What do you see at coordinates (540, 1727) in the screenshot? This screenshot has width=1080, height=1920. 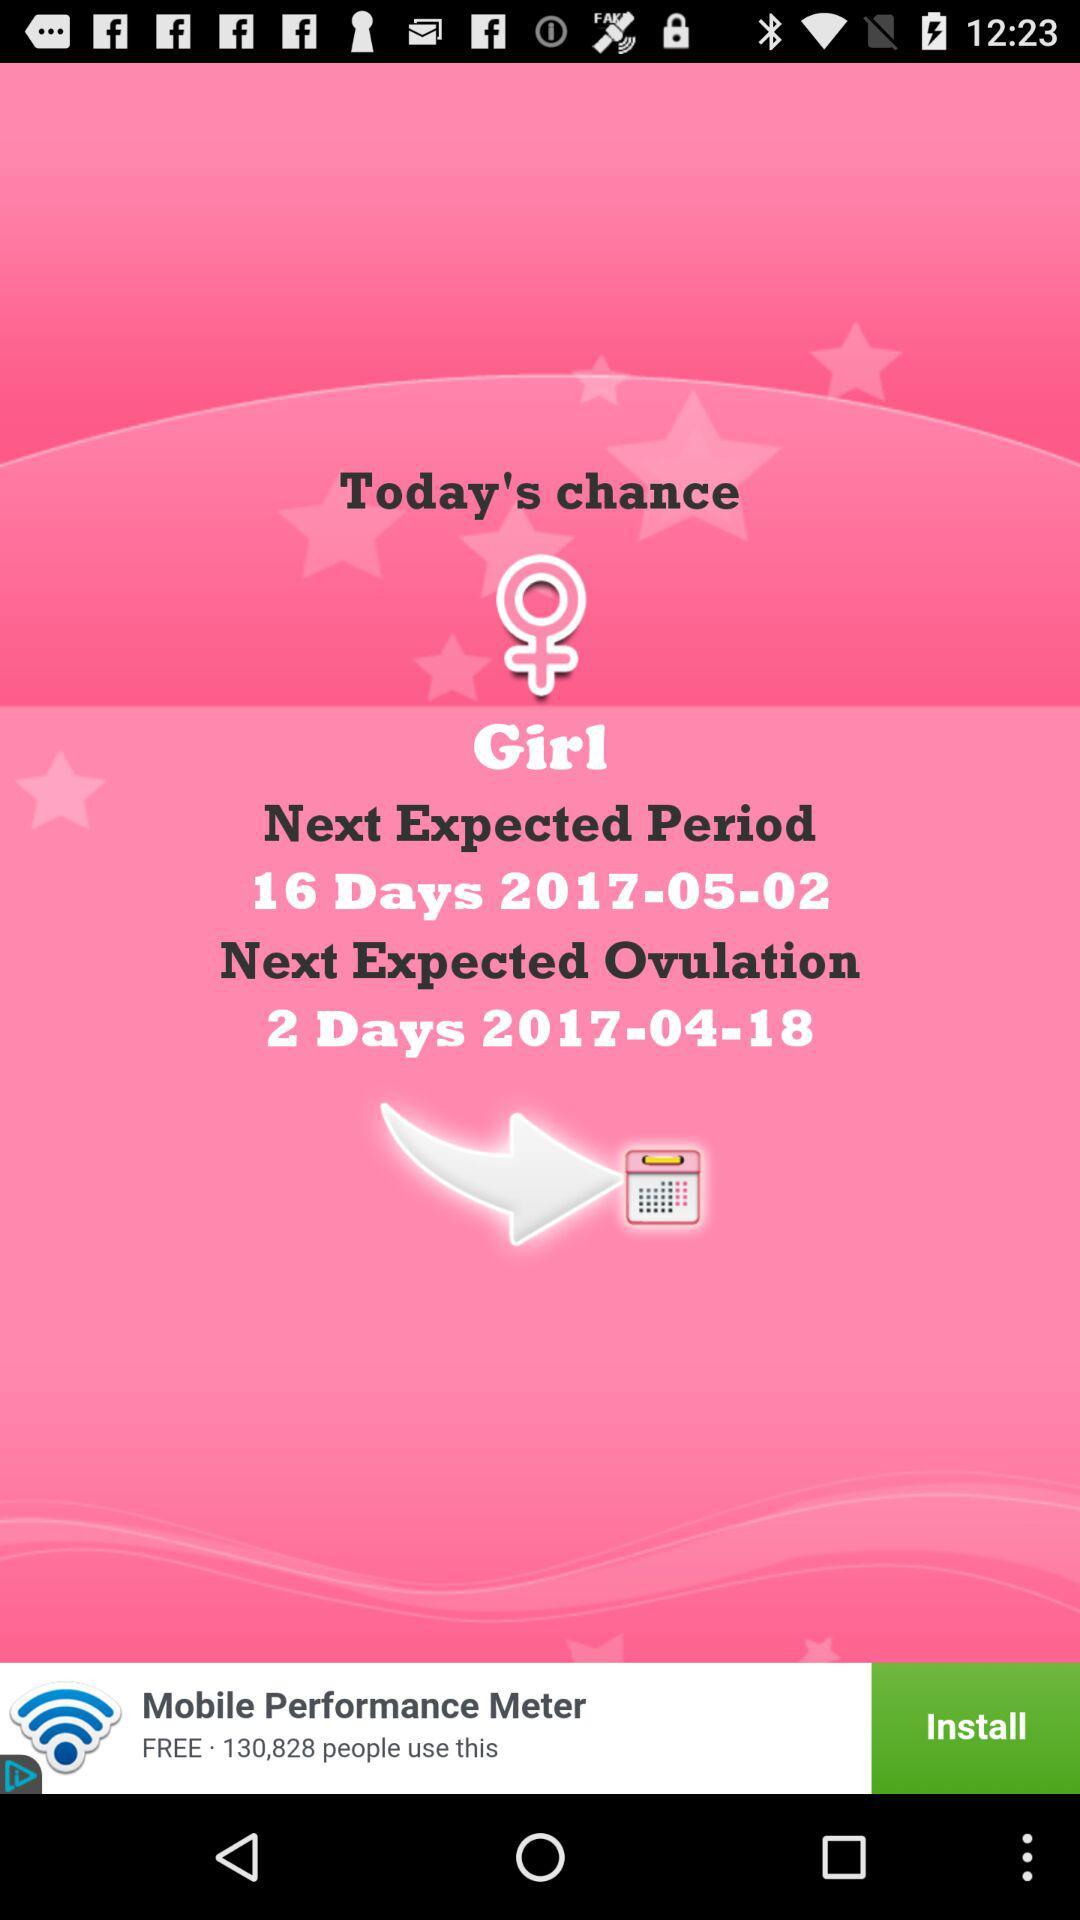 I see `click on add` at bounding box center [540, 1727].